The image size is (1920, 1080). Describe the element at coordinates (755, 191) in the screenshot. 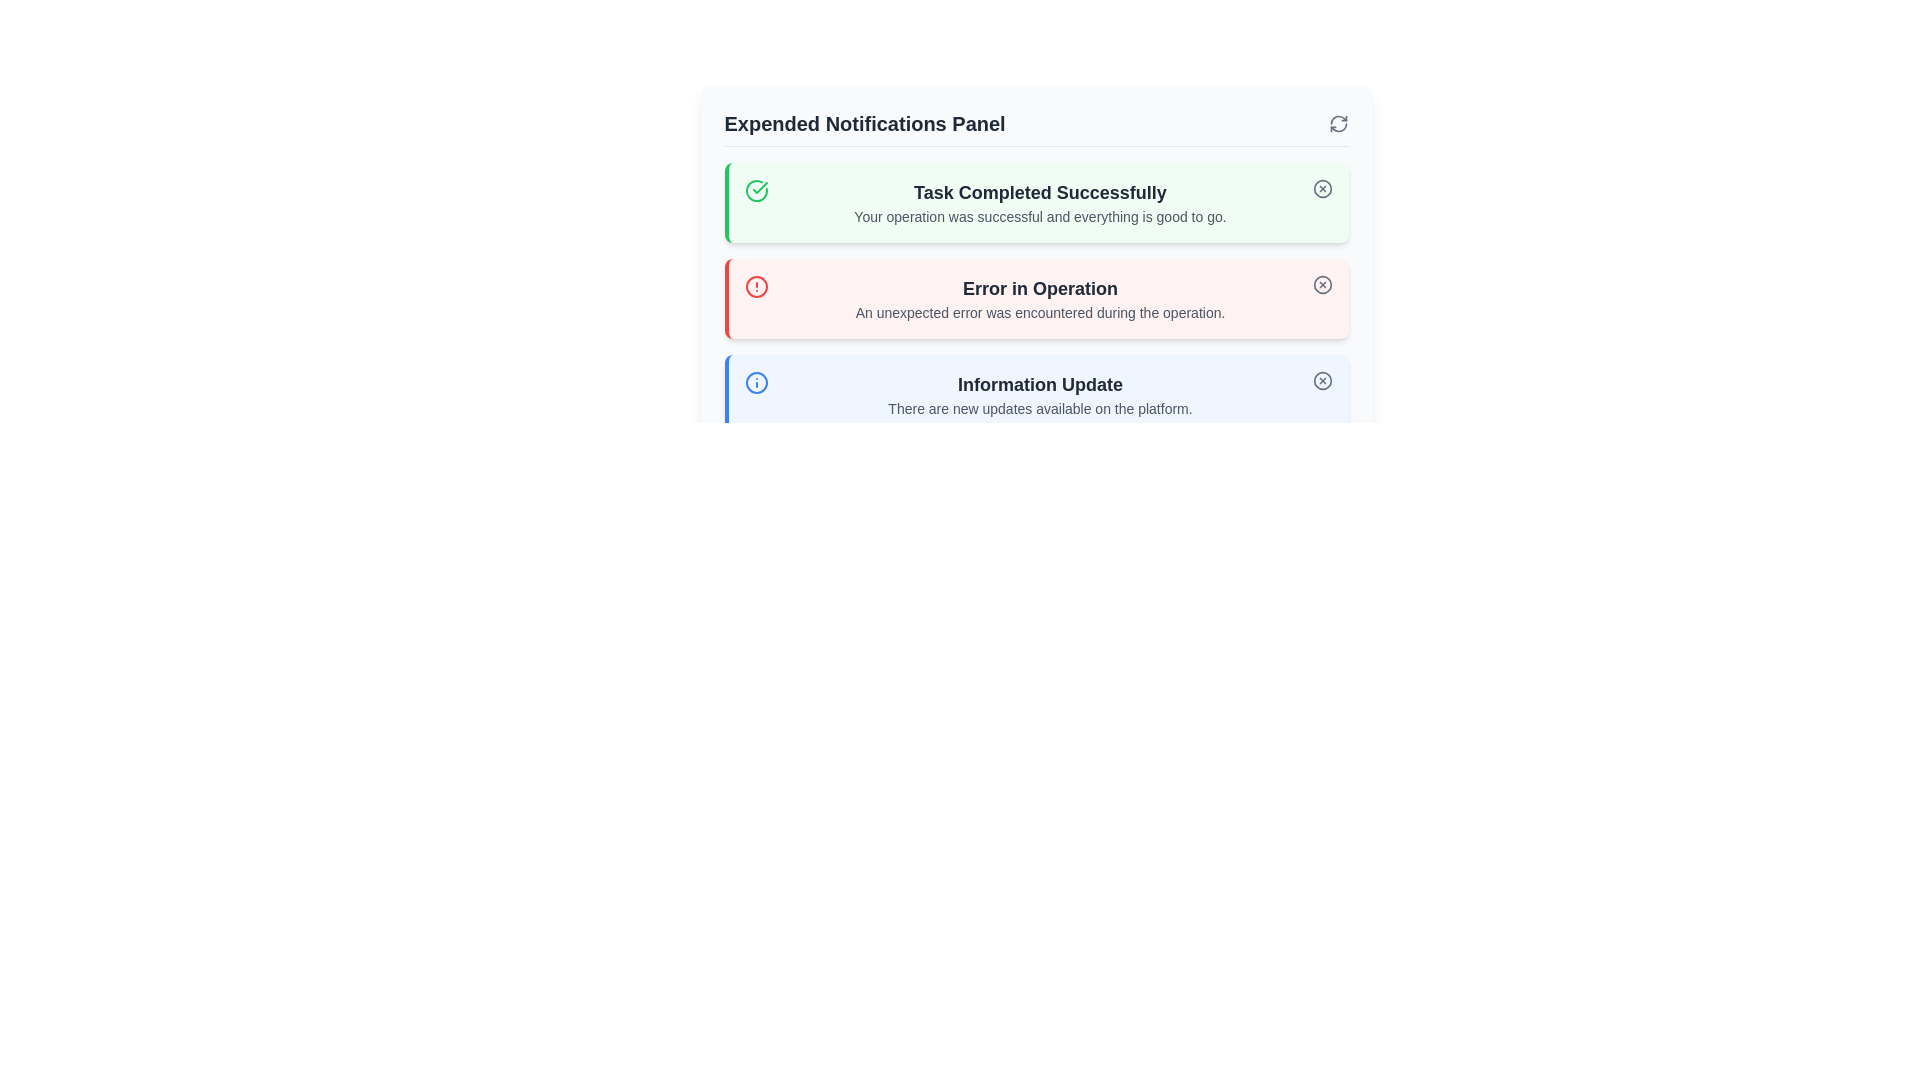

I see `the circular green checkmark icon representing a completed task, located at the top left corner of the notification card labeled 'Task Completed Successfully'` at that location.